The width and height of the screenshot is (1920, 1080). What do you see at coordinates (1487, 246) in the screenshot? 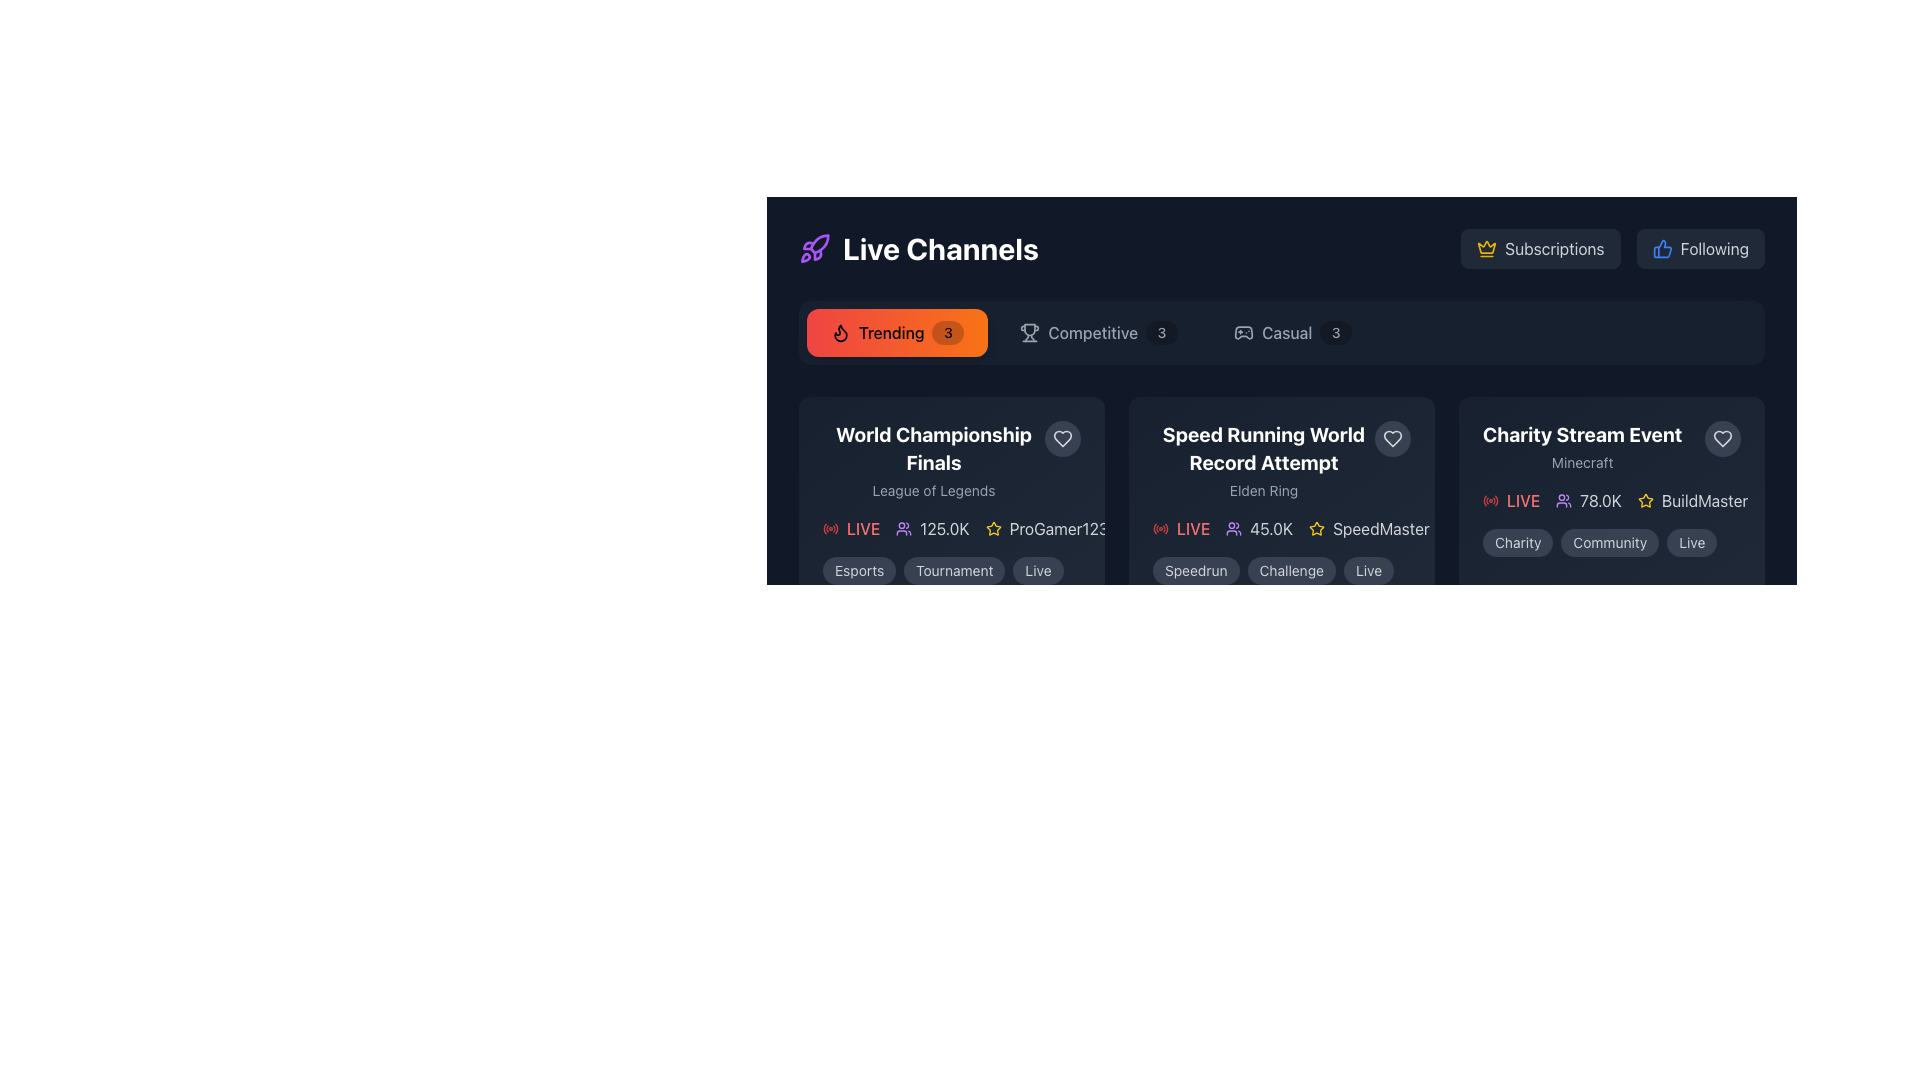
I see `the crown icon located within the 'Subscriptions' button in the top-right section of the interface` at bounding box center [1487, 246].